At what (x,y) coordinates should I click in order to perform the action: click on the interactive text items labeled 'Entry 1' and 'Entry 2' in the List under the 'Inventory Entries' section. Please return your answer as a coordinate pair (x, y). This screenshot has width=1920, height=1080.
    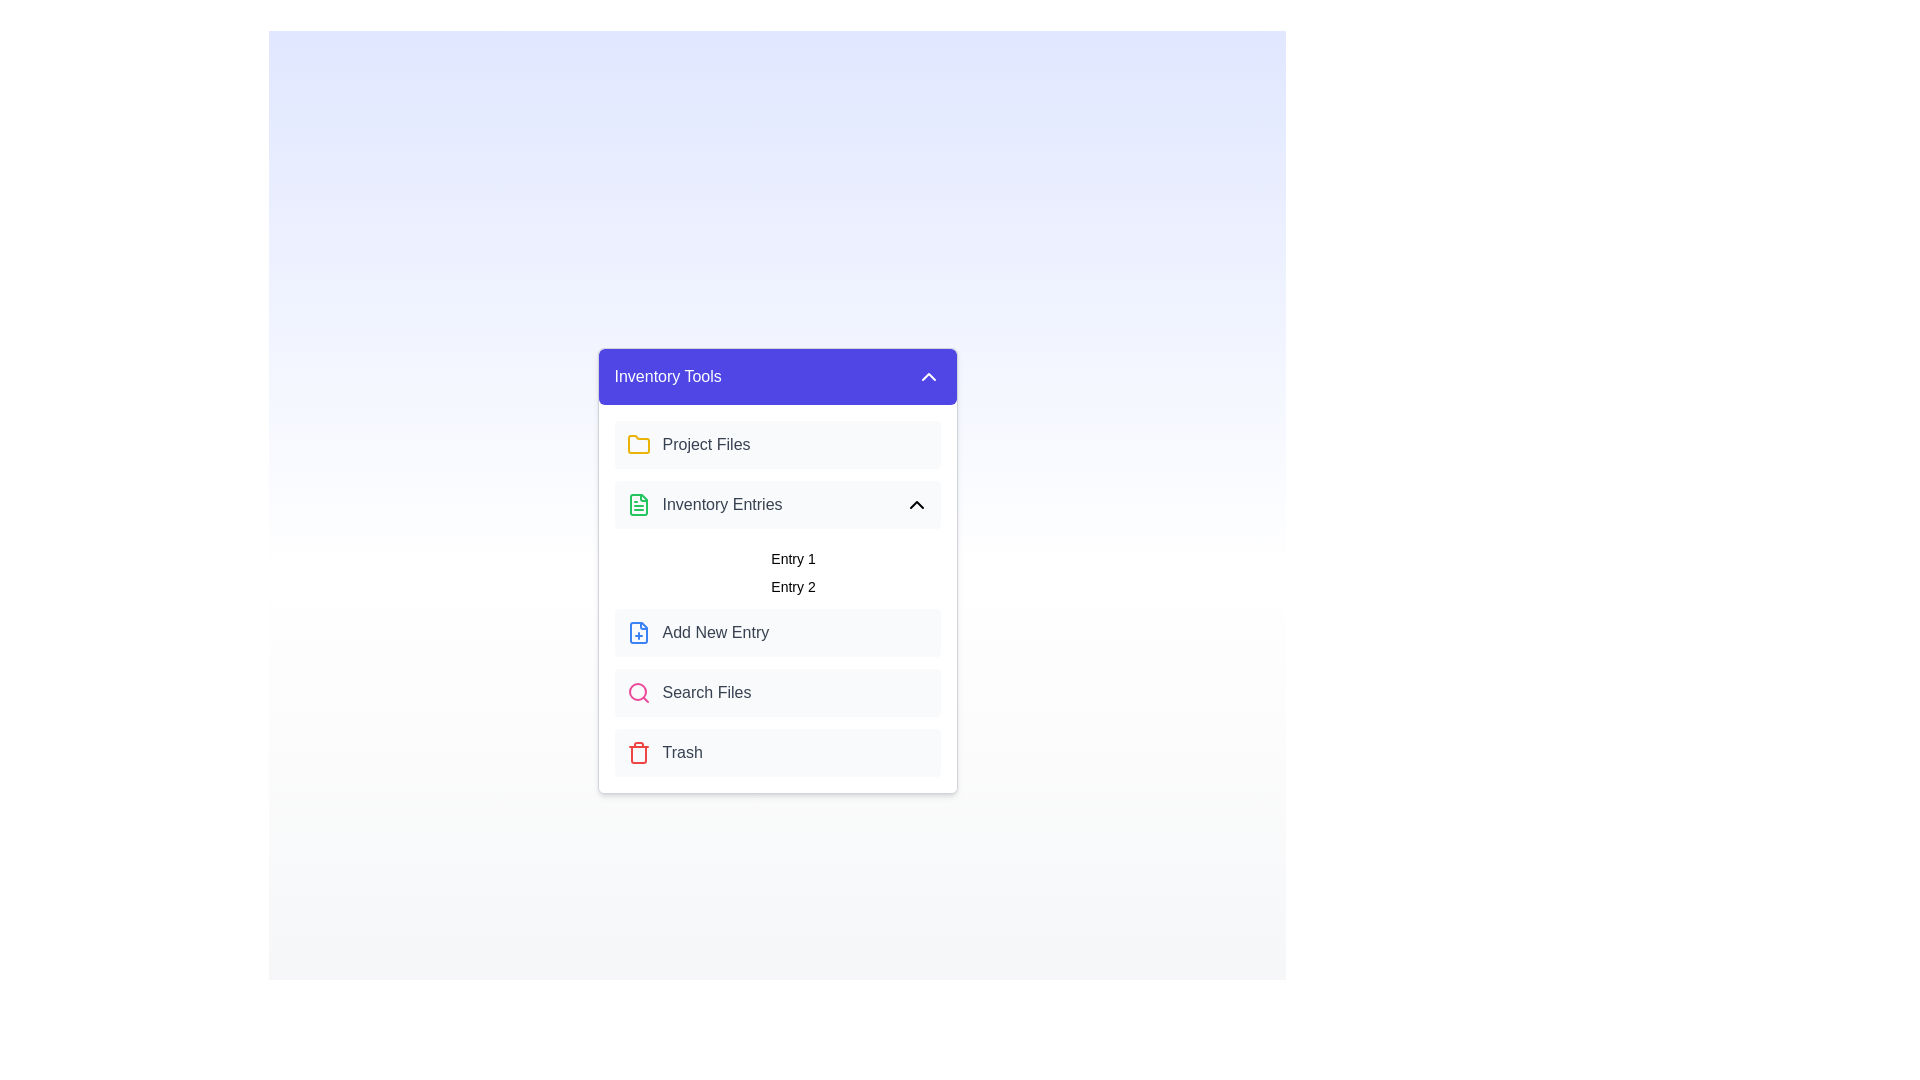
    Looking at the image, I should click on (776, 569).